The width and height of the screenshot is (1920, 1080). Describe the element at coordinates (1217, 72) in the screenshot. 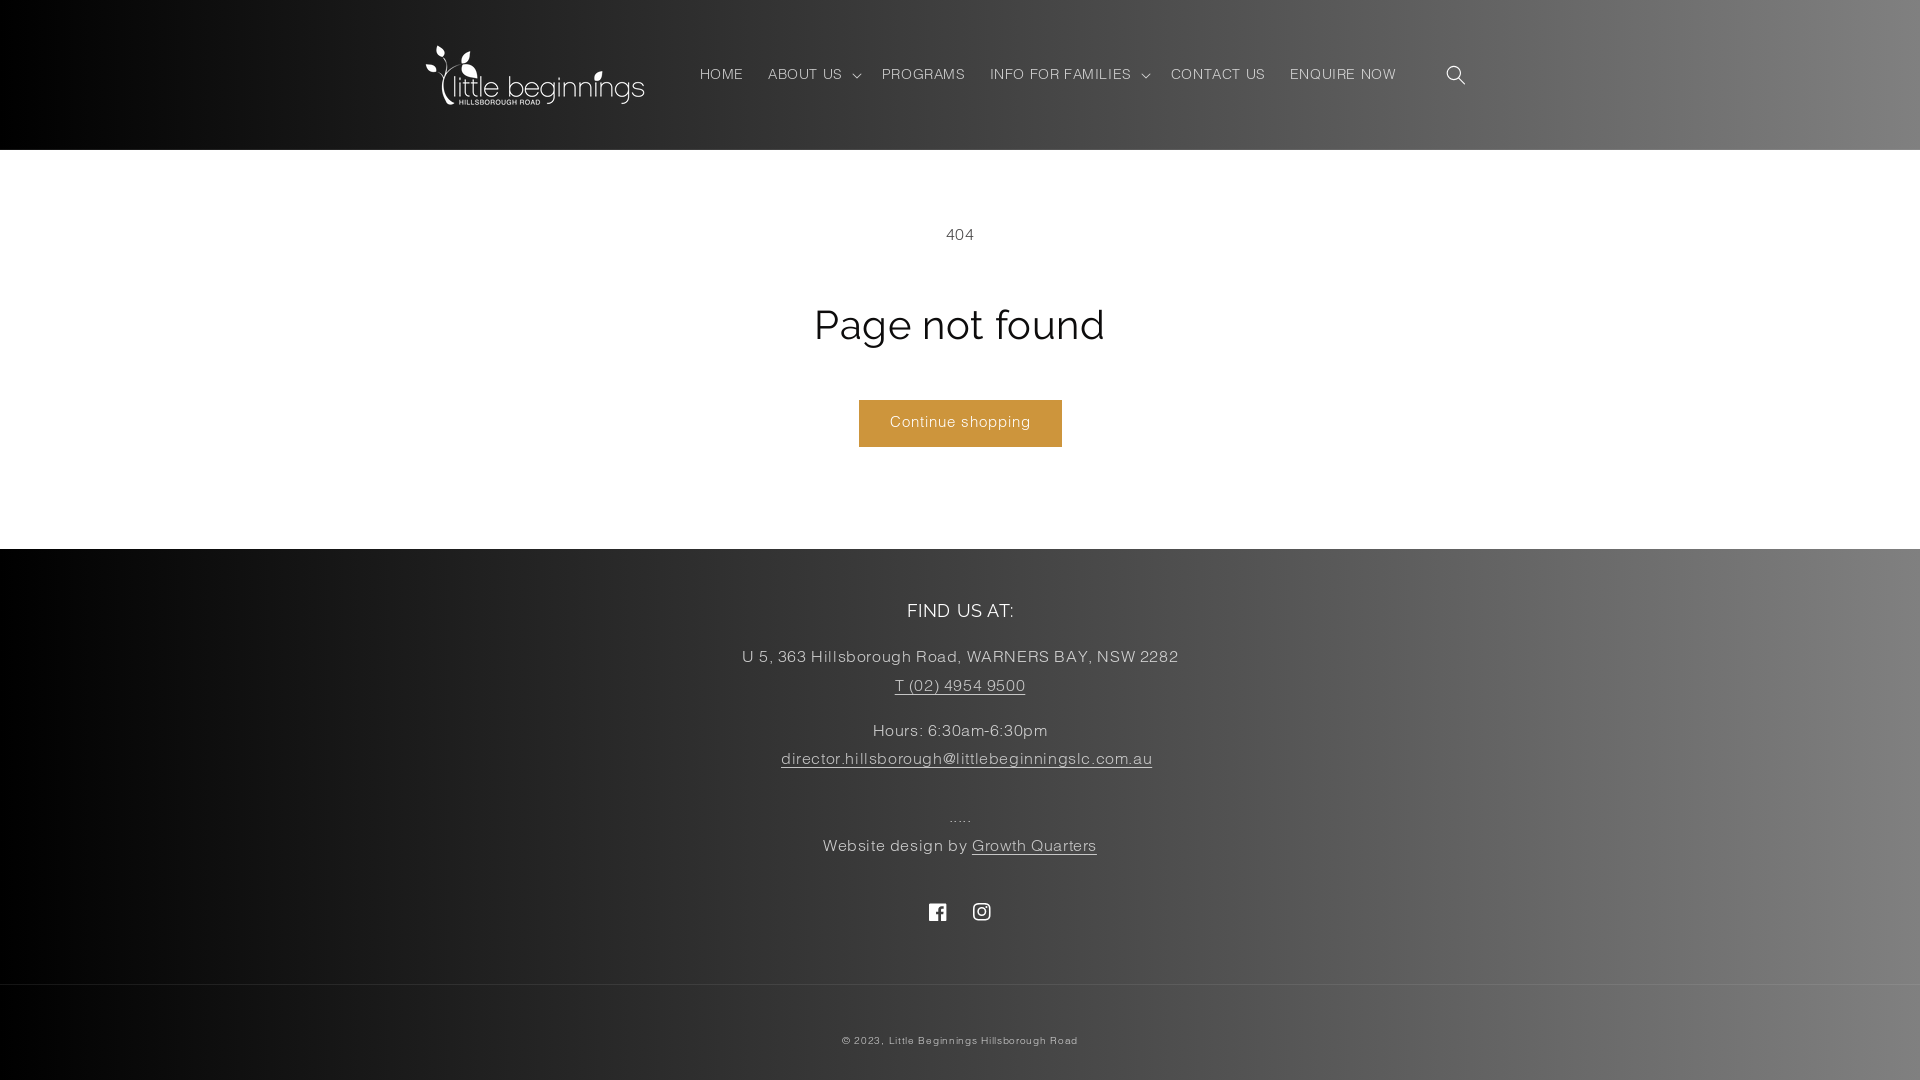

I see `'CONTACT US'` at that location.